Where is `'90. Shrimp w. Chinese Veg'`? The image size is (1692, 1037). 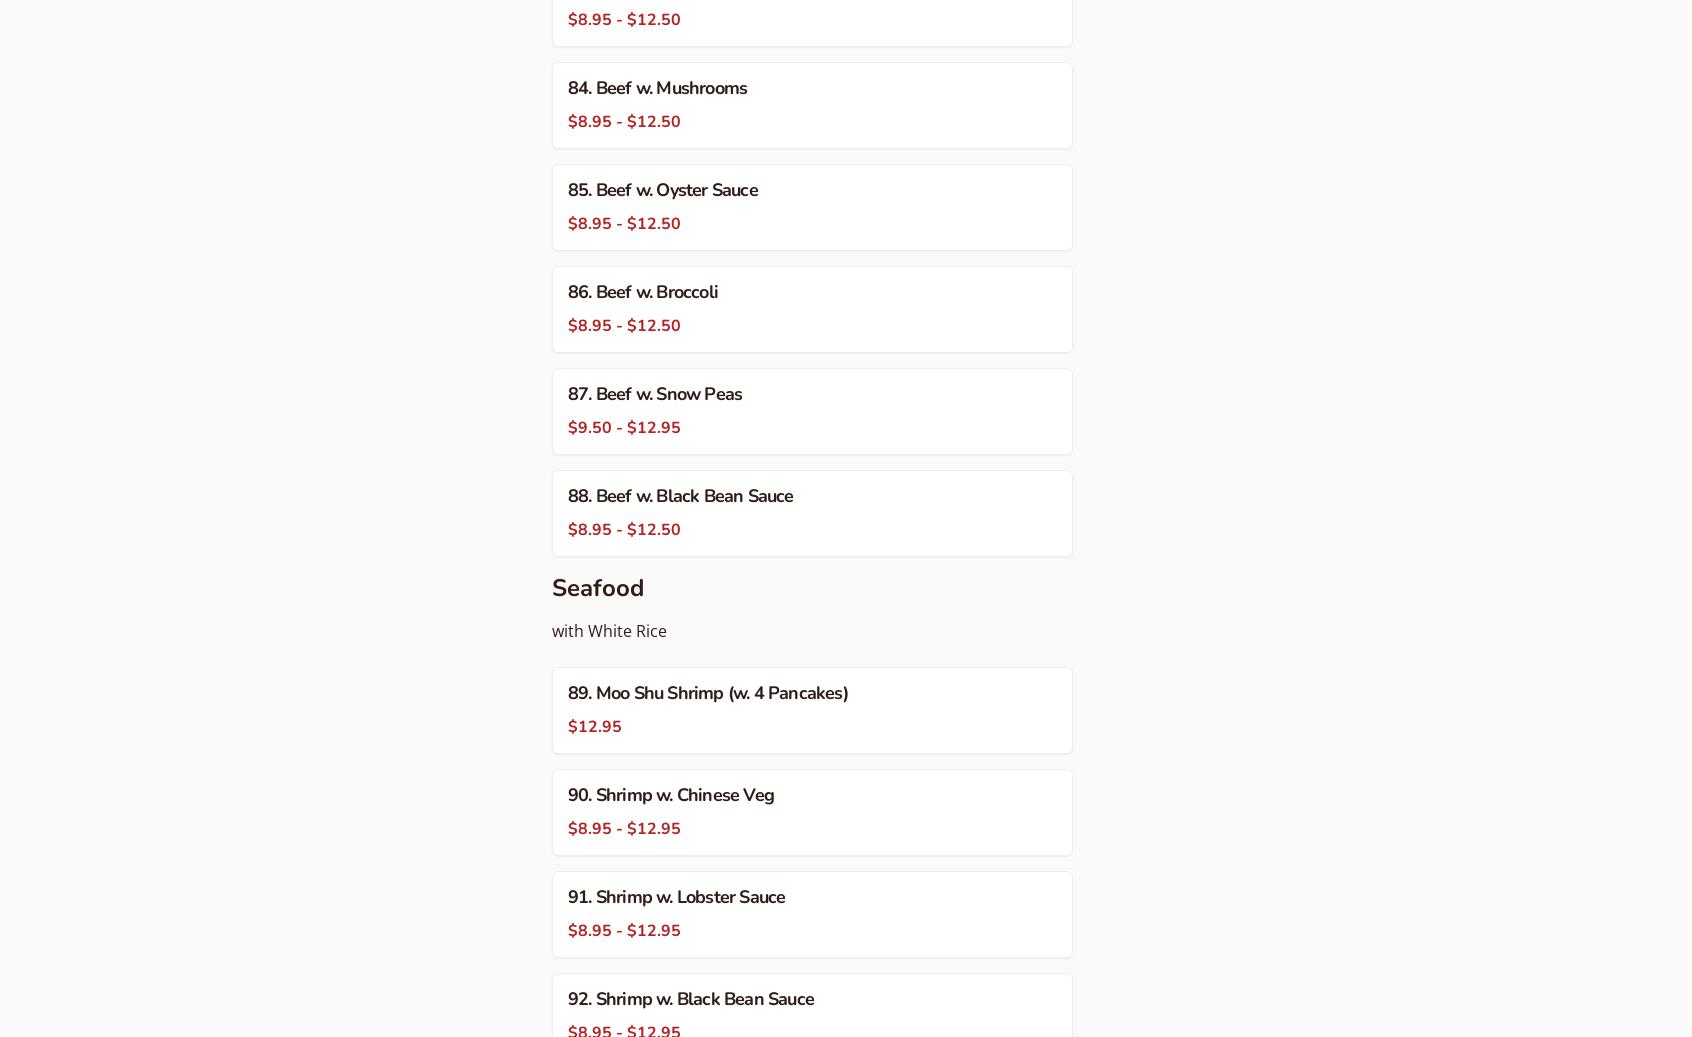
'90. Shrimp w. Chinese Veg' is located at coordinates (567, 794).